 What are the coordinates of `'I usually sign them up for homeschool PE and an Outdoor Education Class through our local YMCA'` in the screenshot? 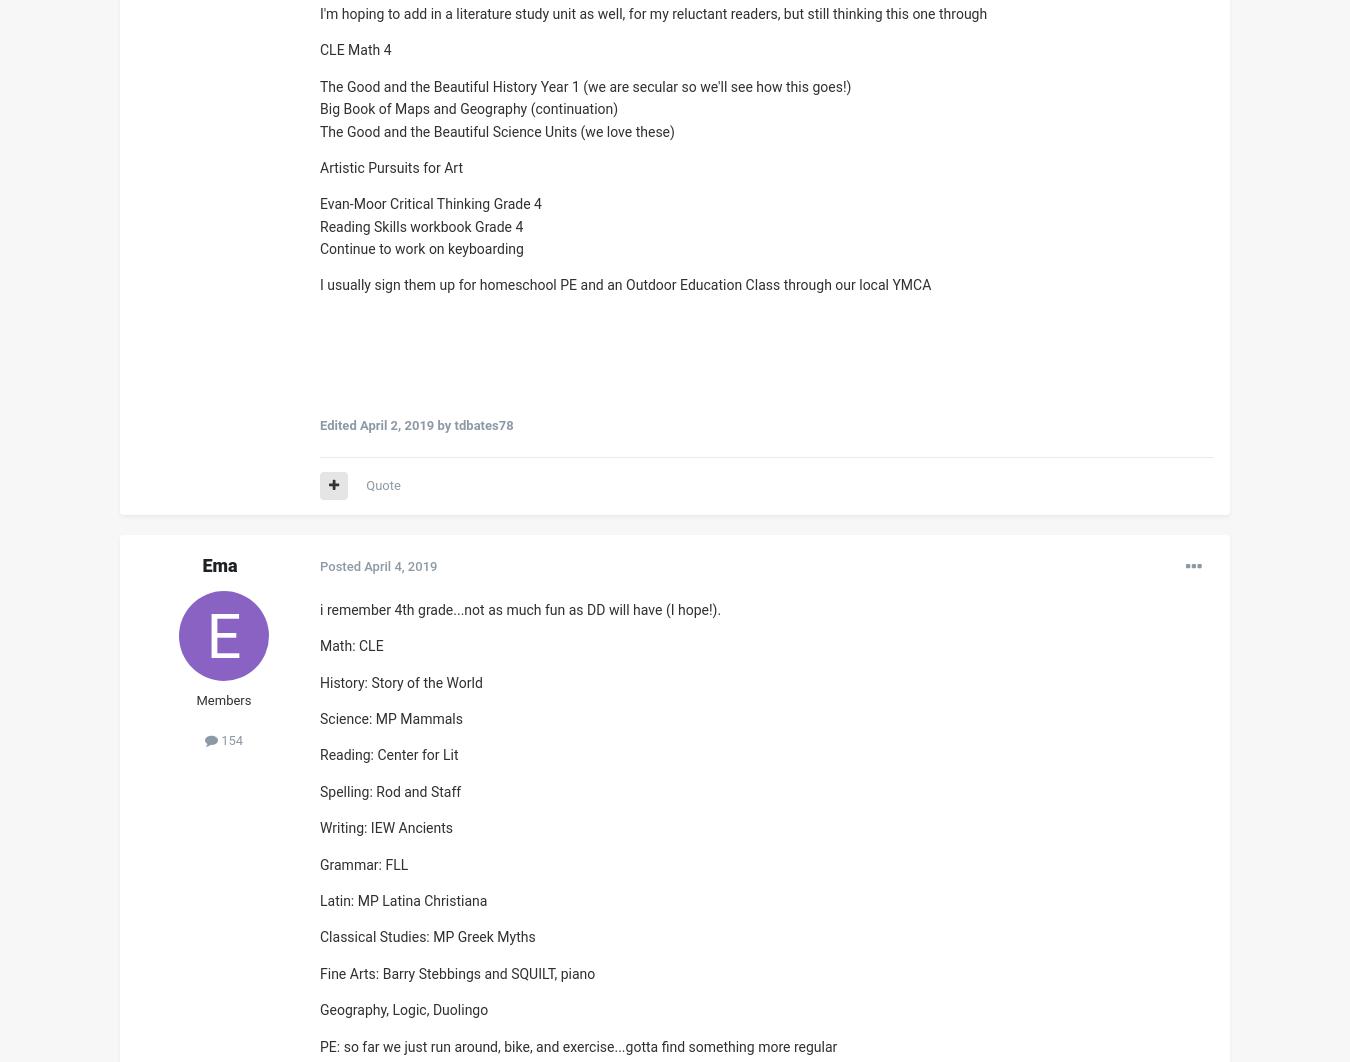 It's located at (625, 284).